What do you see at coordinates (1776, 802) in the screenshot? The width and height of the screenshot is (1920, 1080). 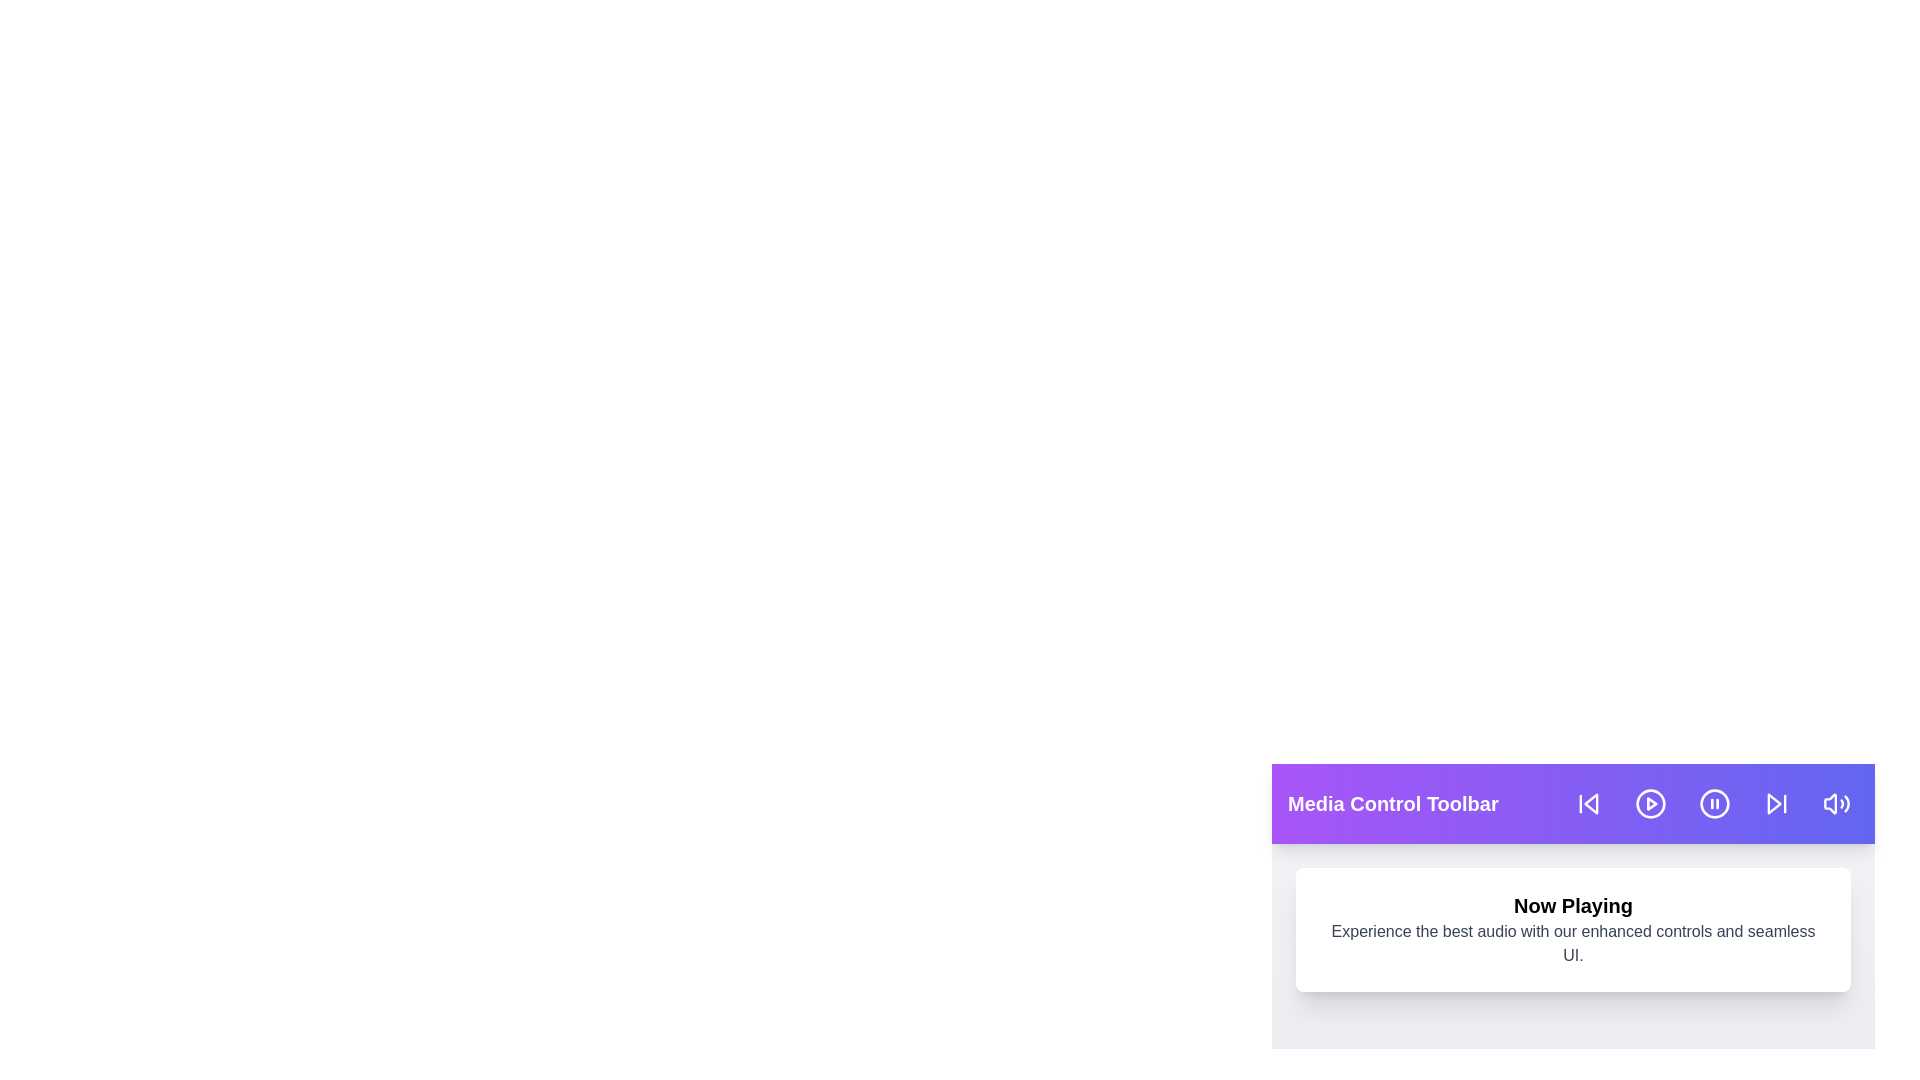 I see `the skip-forward button in the media control toolbar` at bounding box center [1776, 802].